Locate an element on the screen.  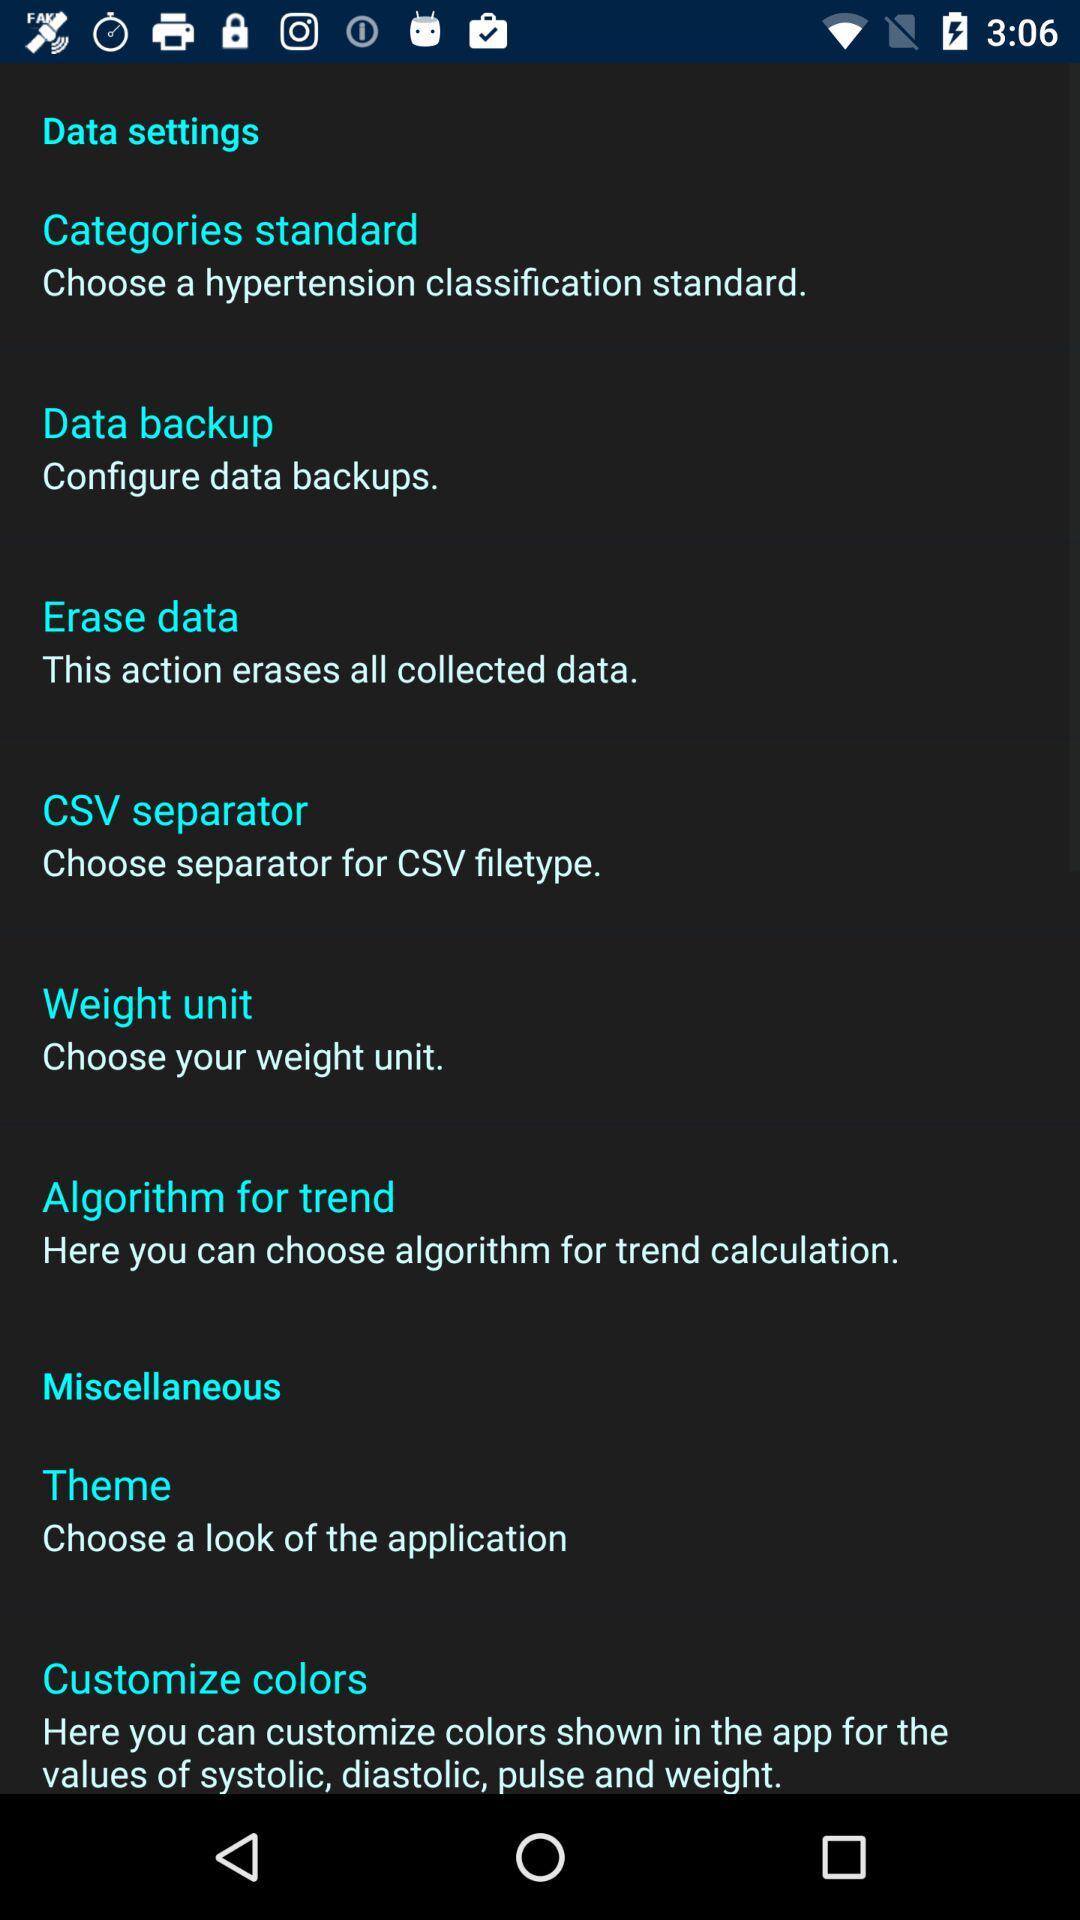
app above the this action erases item is located at coordinates (139, 613).